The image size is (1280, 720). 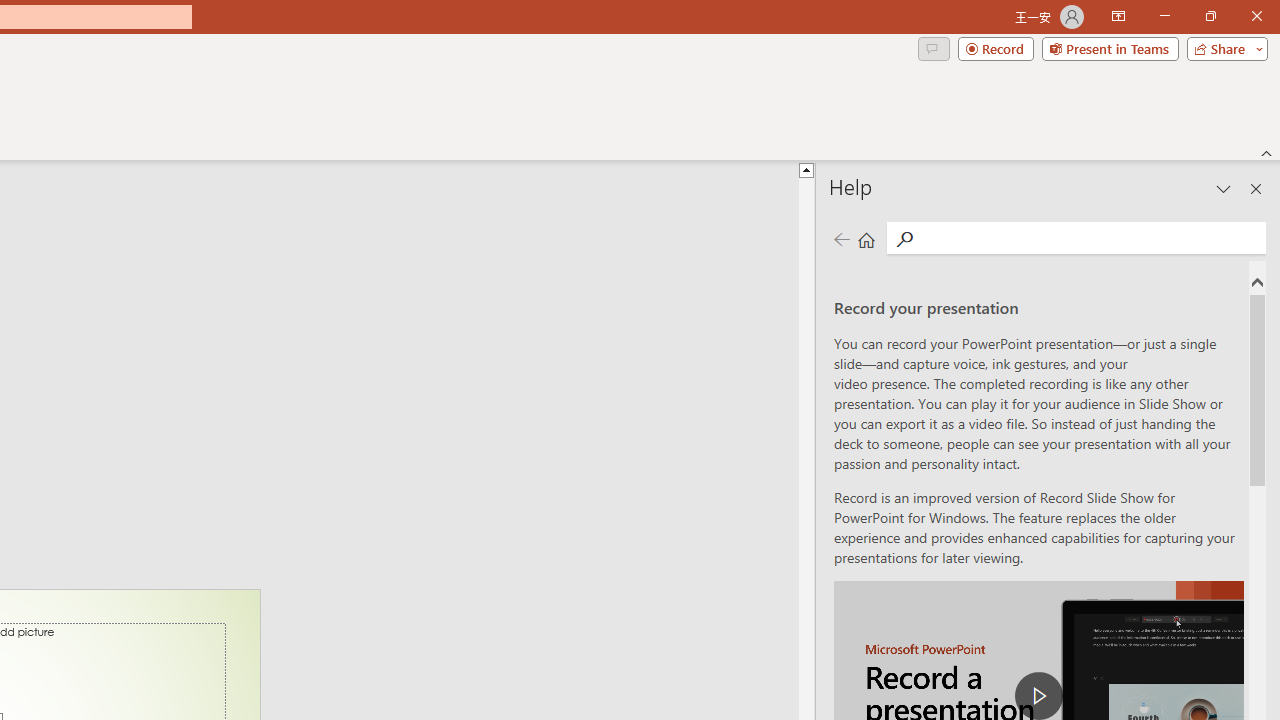 What do you see at coordinates (1255, 189) in the screenshot?
I see `'Close pane'` at bounding box center [1255, 189].